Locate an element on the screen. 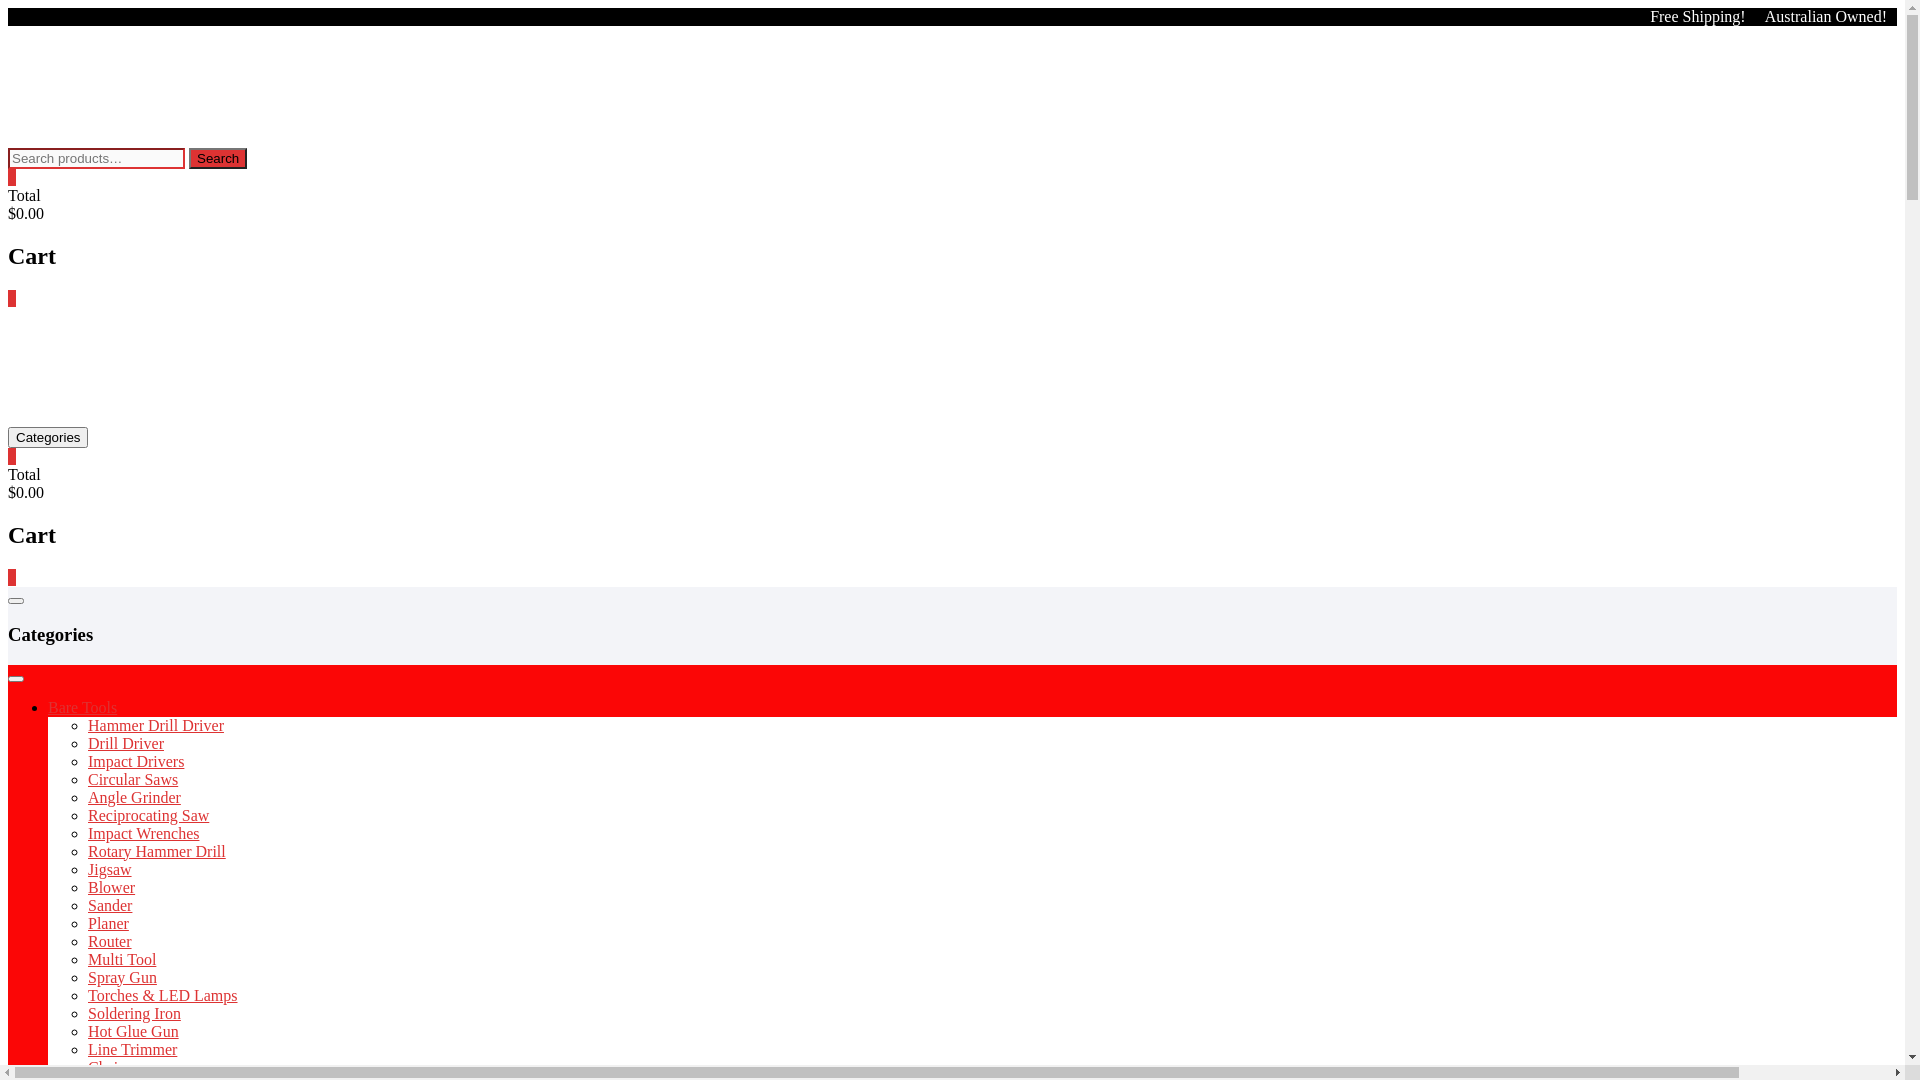  'Rotary Hammer Drill' is located at coordinates (156, 851).